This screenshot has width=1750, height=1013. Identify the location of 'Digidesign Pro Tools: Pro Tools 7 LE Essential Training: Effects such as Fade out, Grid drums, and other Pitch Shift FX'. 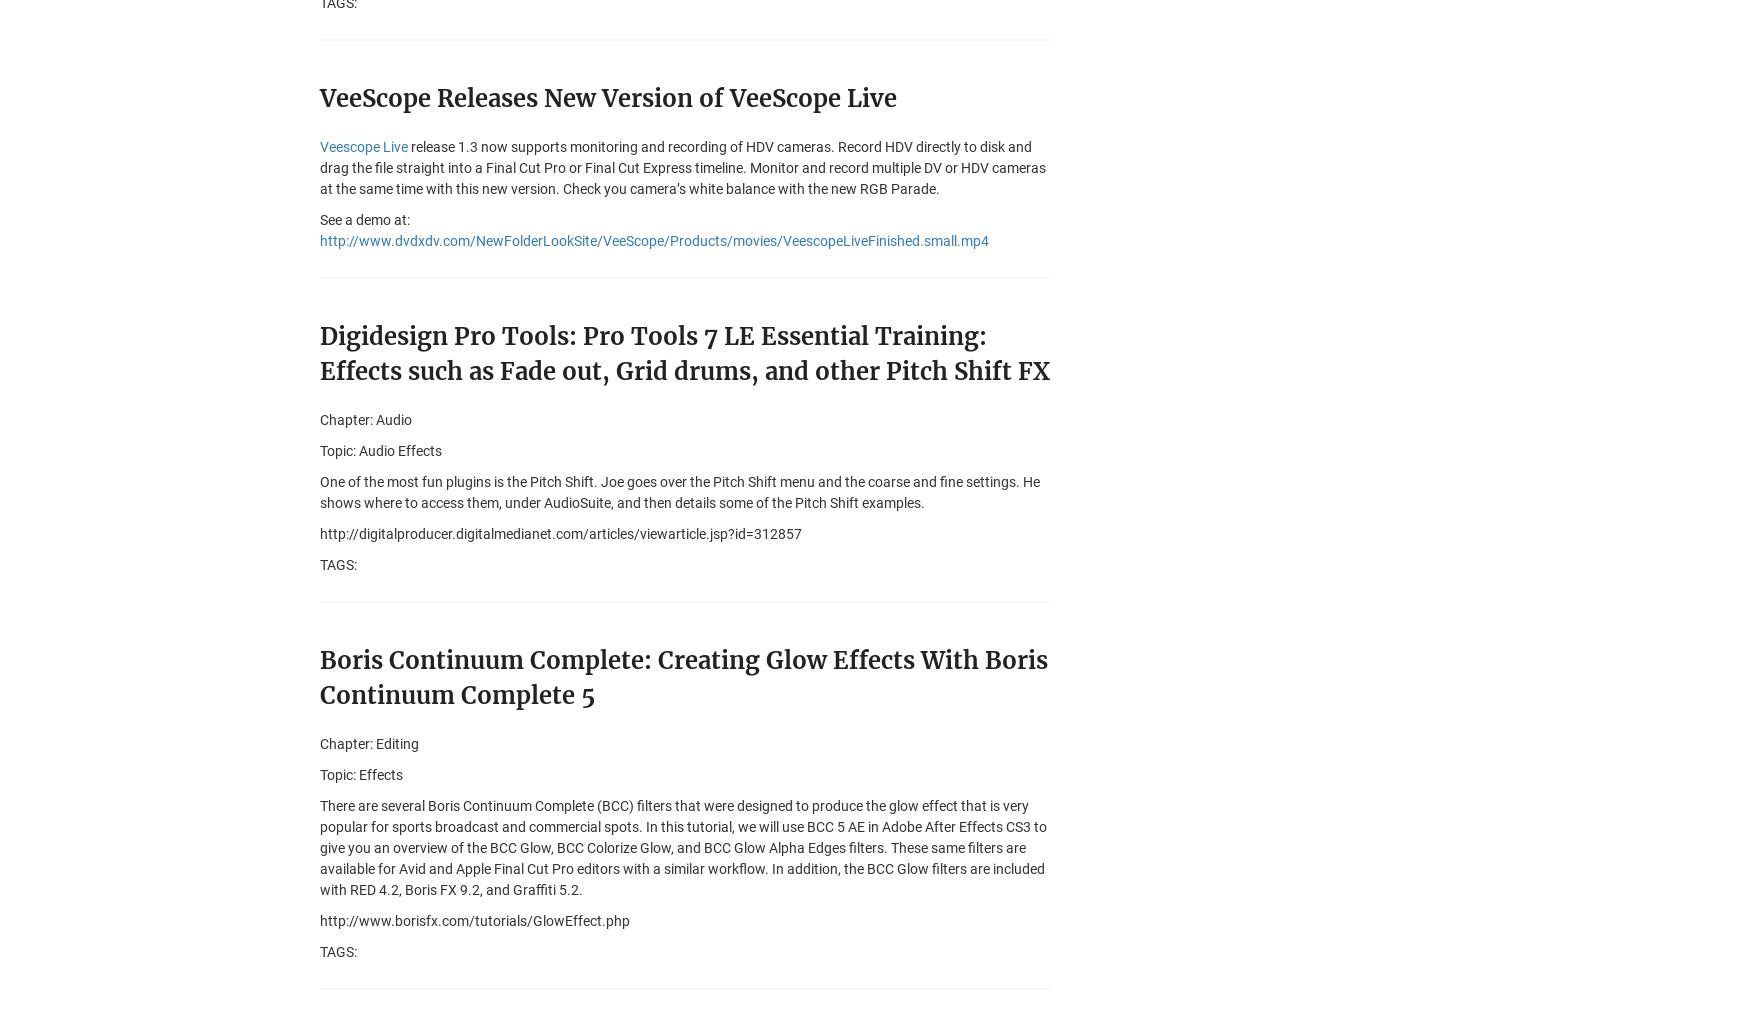
(683, 353).